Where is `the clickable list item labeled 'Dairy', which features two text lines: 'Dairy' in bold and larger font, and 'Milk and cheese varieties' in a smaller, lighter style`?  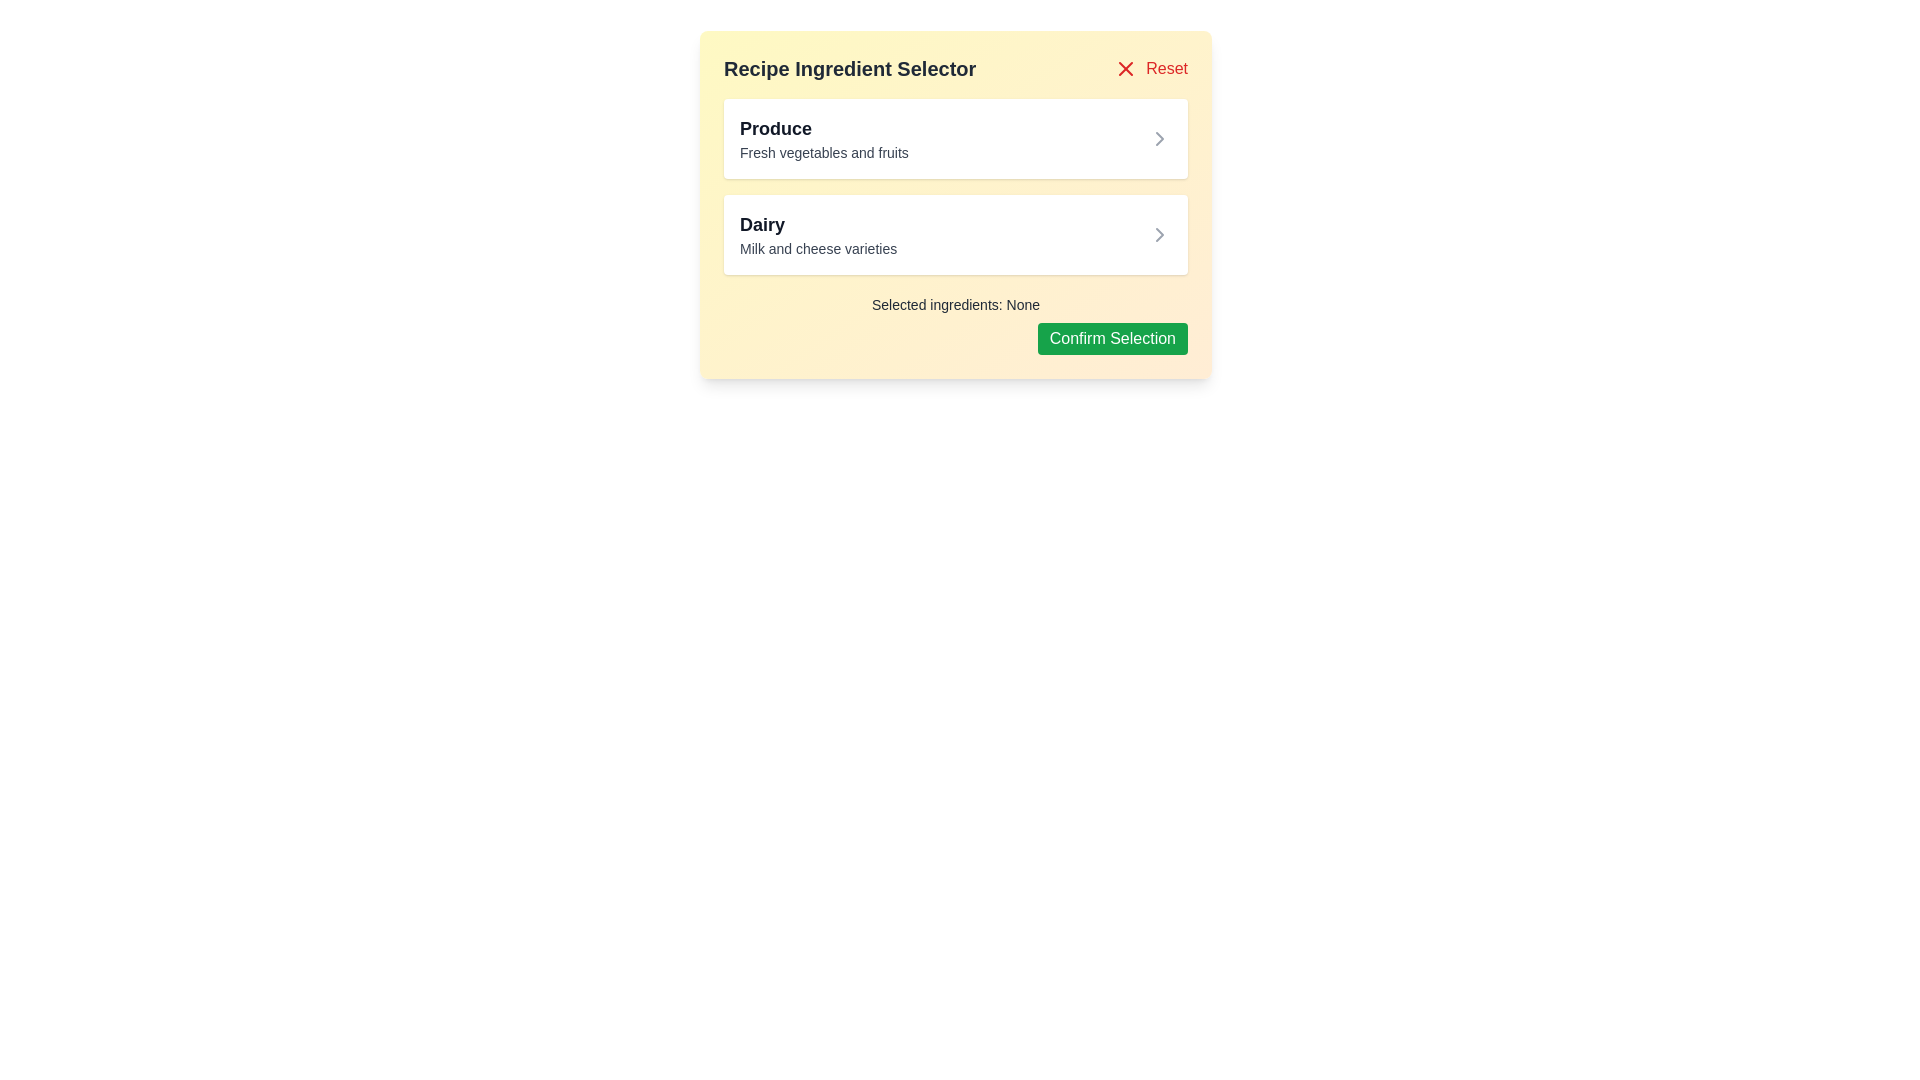 the clickable list item labeled 'Dairy', which features two text lines: 'Dairy' in bold and larger font, and 'Milk and cheese varieties' in a smaller, lighter style is located at coordinates (818, 234).